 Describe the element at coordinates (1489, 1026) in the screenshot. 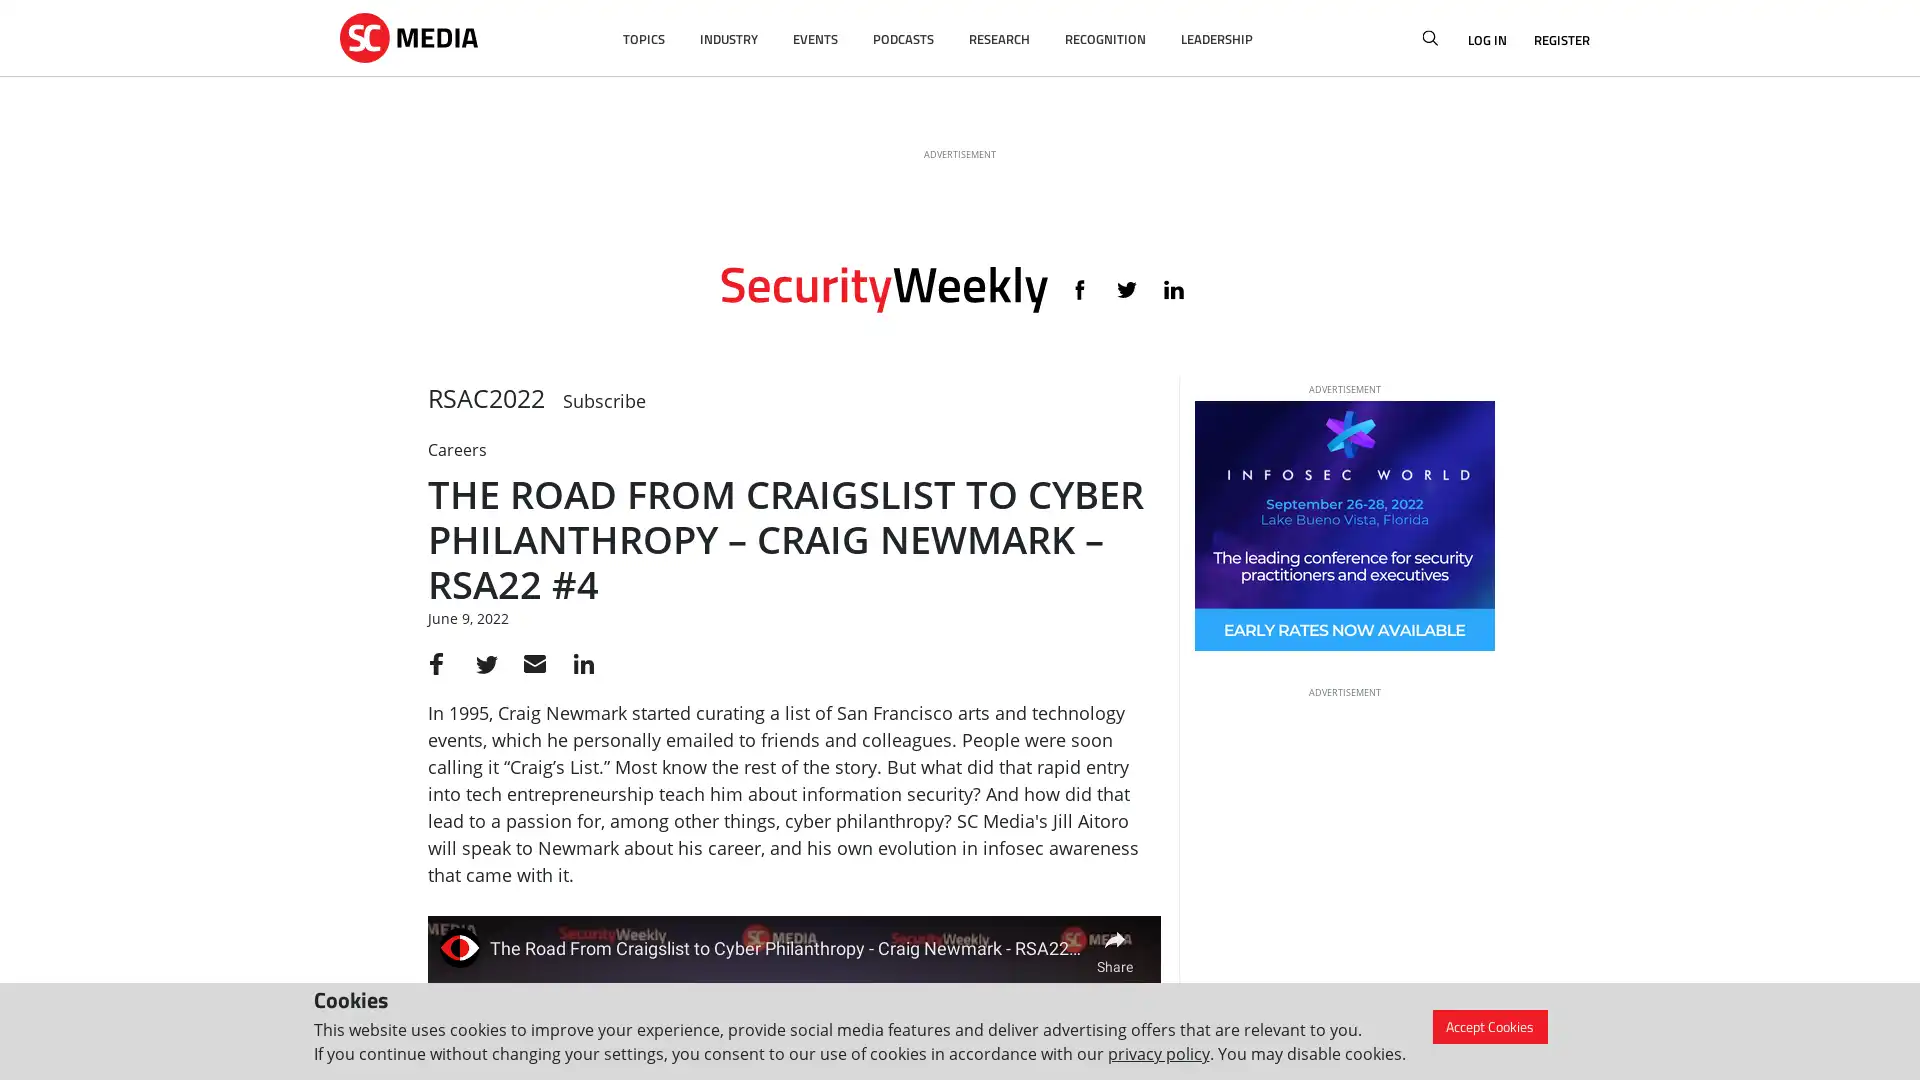

I see `Accept cookies` at that location.